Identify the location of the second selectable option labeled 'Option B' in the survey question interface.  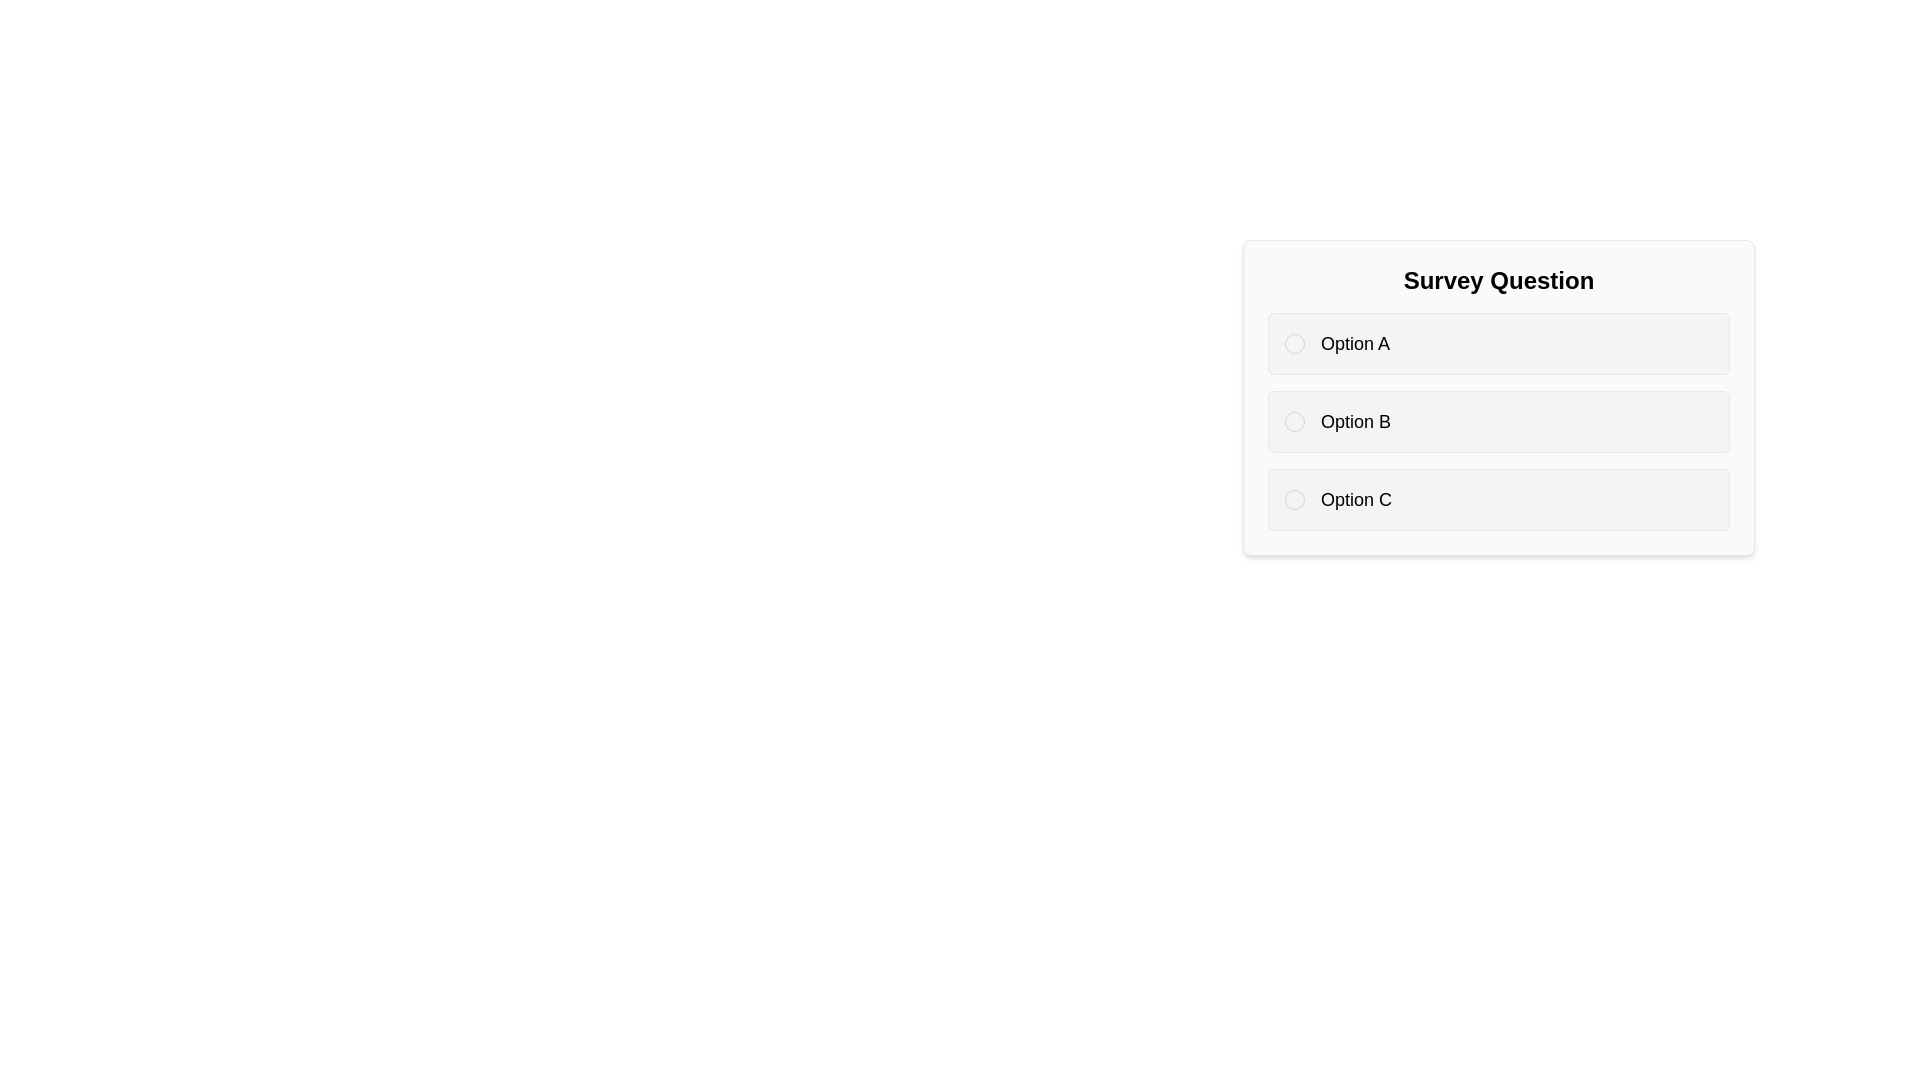
(1498, 420).